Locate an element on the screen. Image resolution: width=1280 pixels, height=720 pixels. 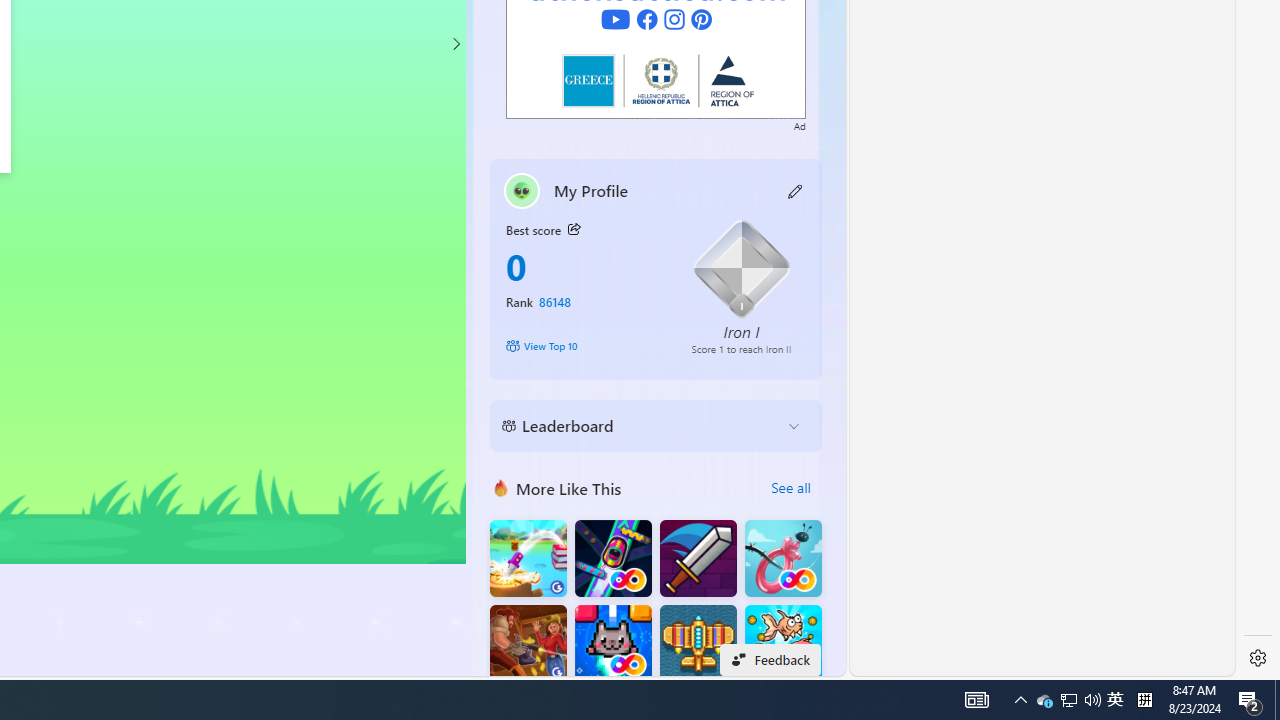
'Atlantic Sky Hunter' is located at coordinates (698, 643).